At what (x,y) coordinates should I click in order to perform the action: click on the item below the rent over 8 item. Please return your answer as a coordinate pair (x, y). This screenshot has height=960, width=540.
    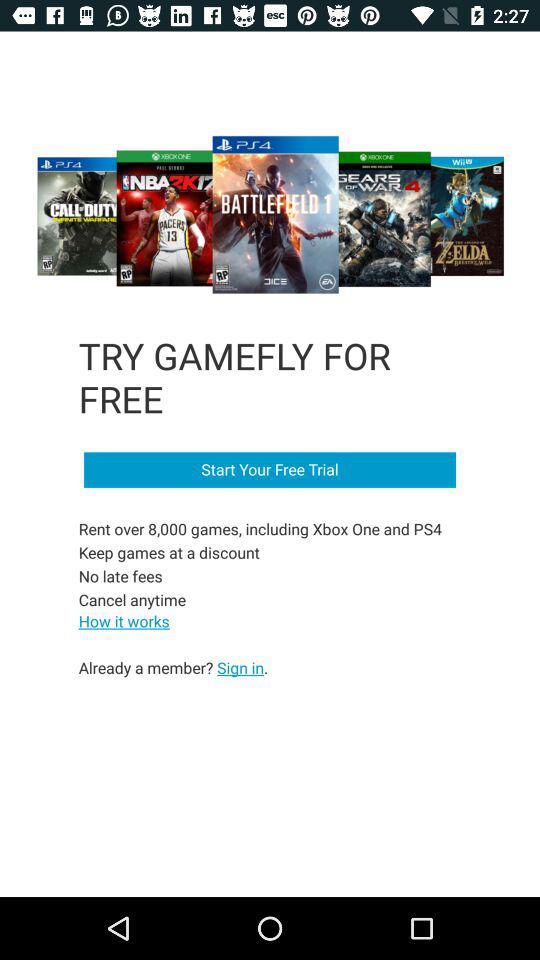
    Looking at the image, I should click on (124, 620).